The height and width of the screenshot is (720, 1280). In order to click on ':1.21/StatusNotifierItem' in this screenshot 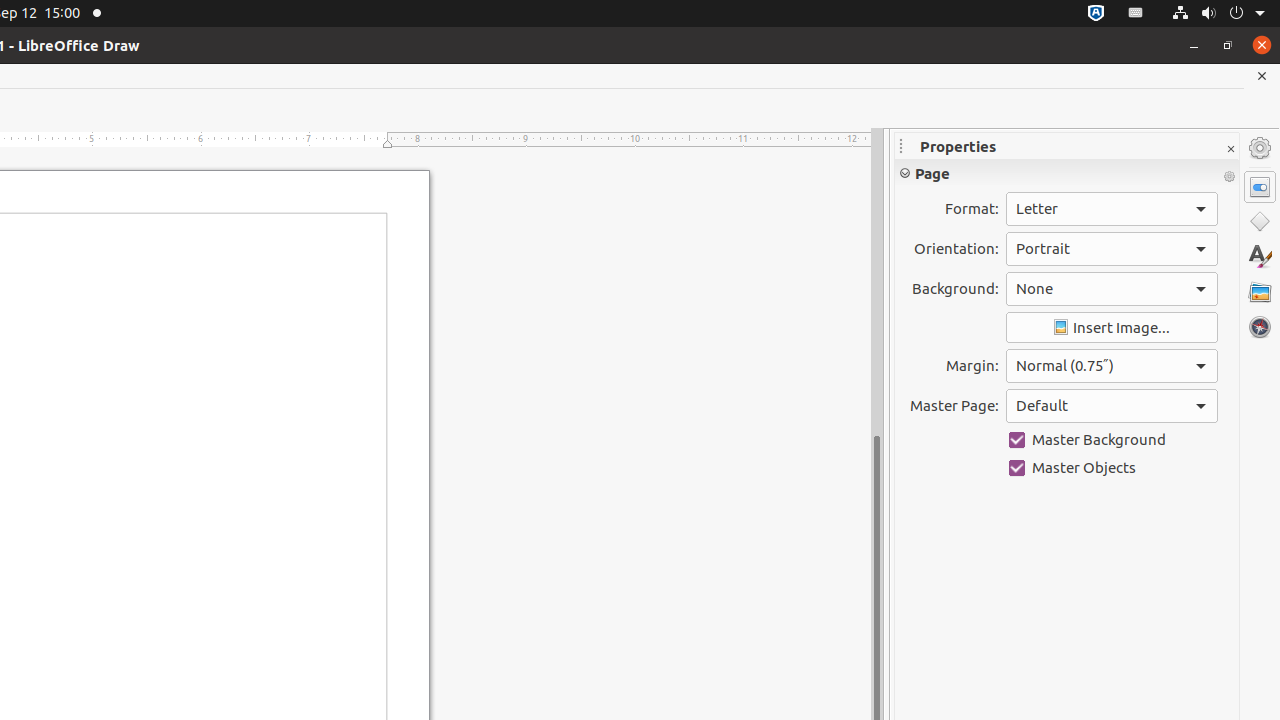, I will do `click(1136, 13)`.